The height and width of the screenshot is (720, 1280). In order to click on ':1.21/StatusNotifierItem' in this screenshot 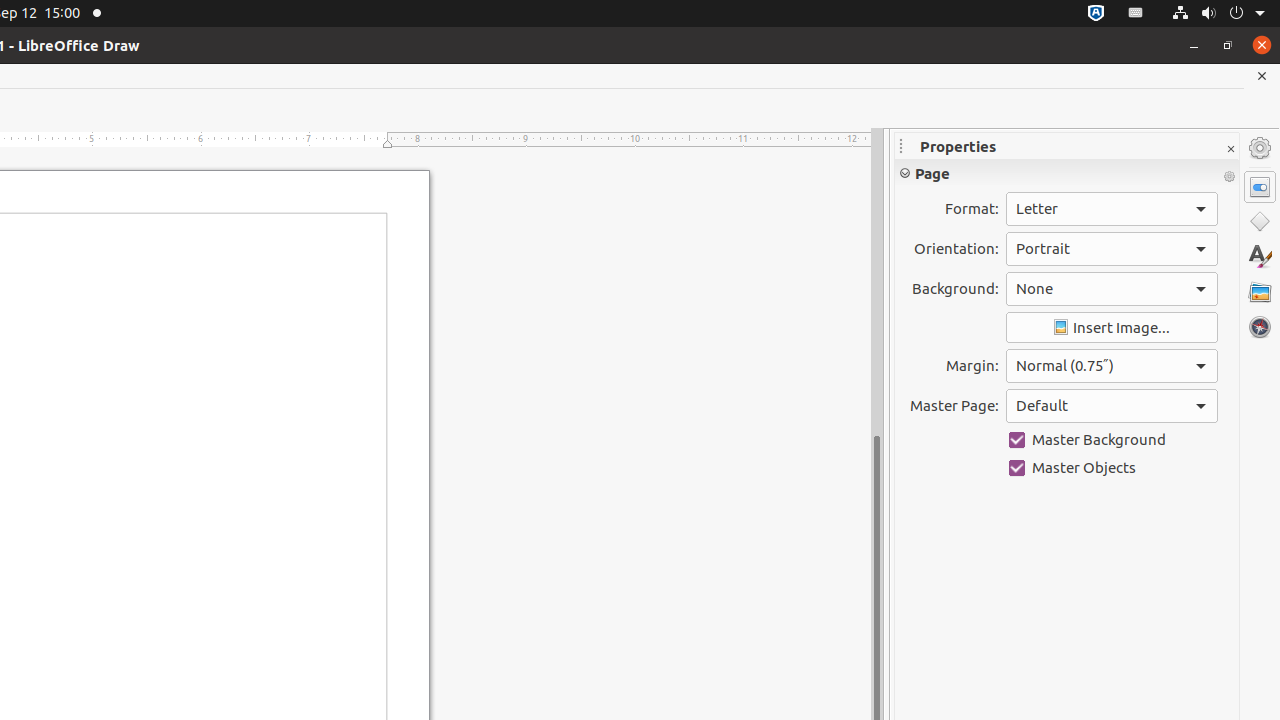, I will do `click(1136, 13)`.